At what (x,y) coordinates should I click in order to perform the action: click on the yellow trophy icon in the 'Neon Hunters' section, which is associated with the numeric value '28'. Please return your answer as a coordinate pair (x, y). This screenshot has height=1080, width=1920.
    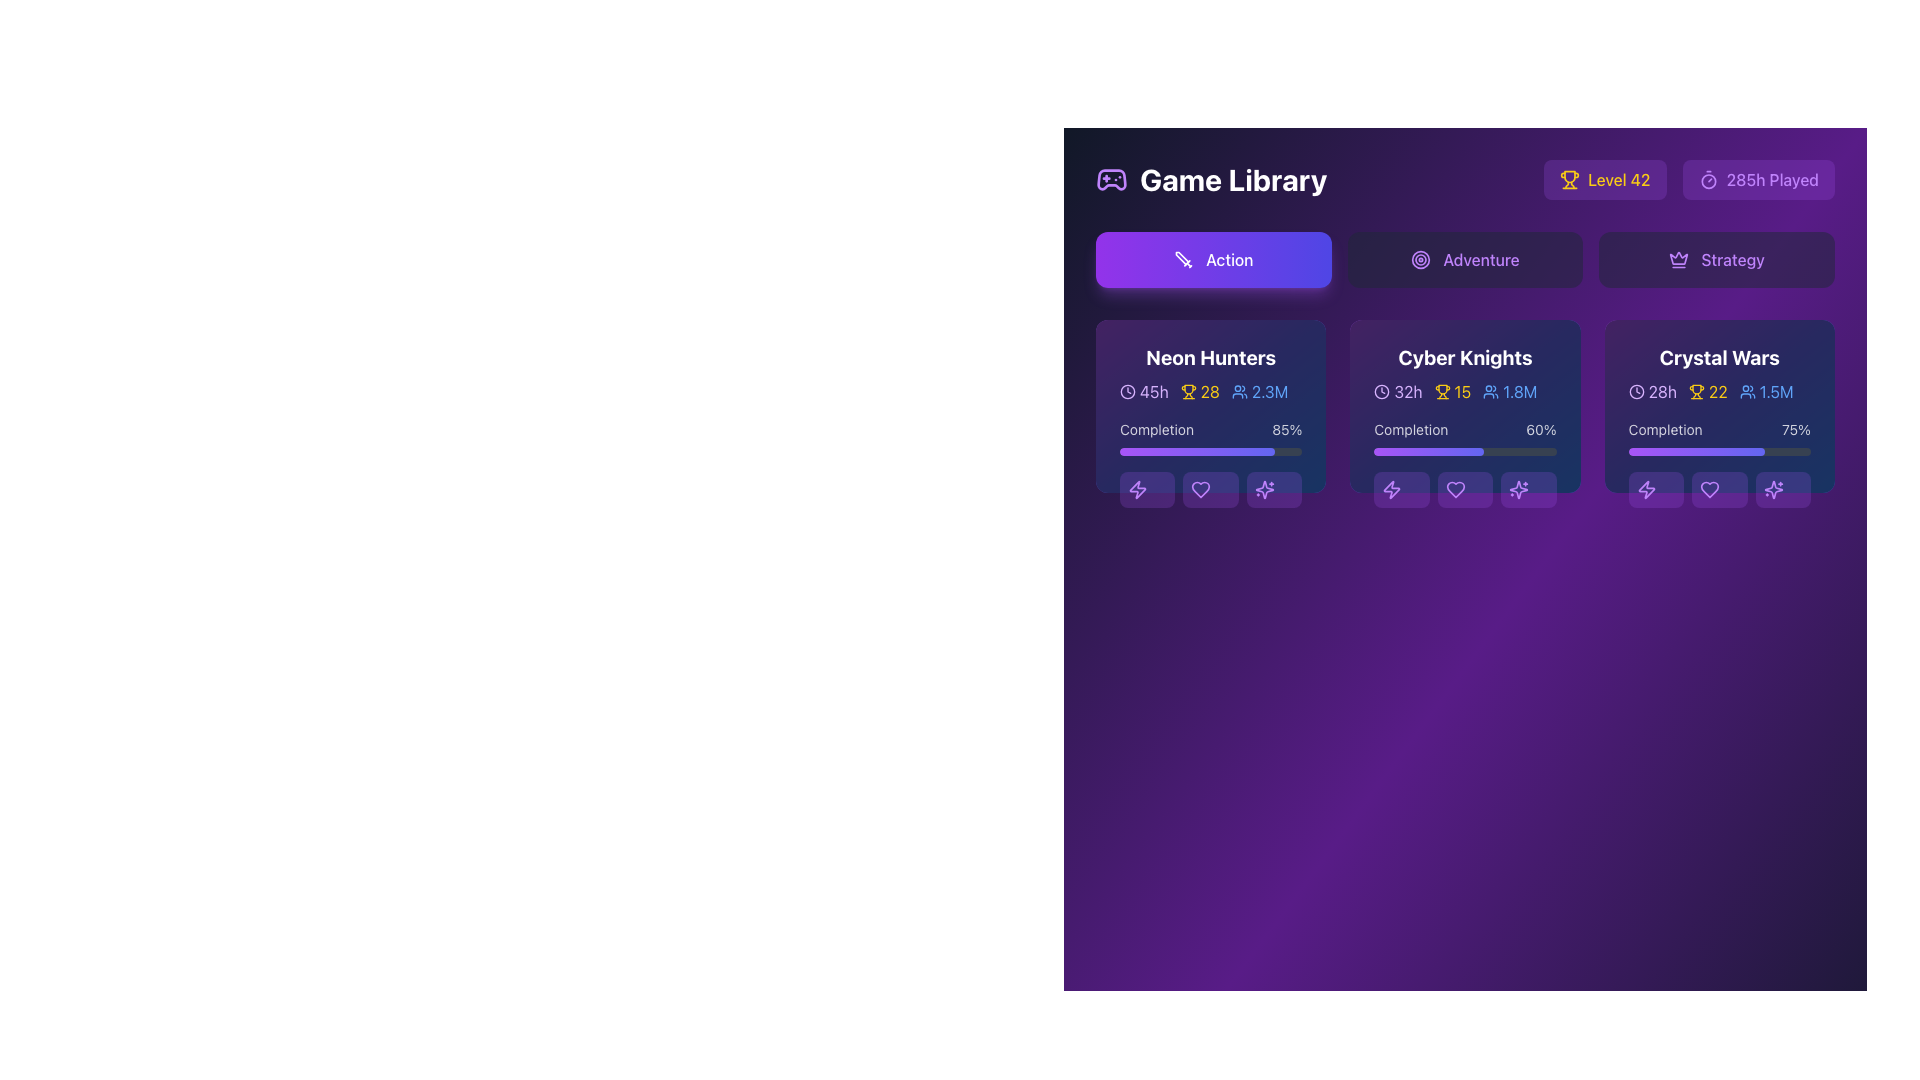
    Looking at the image, I should click on (1188, 392).